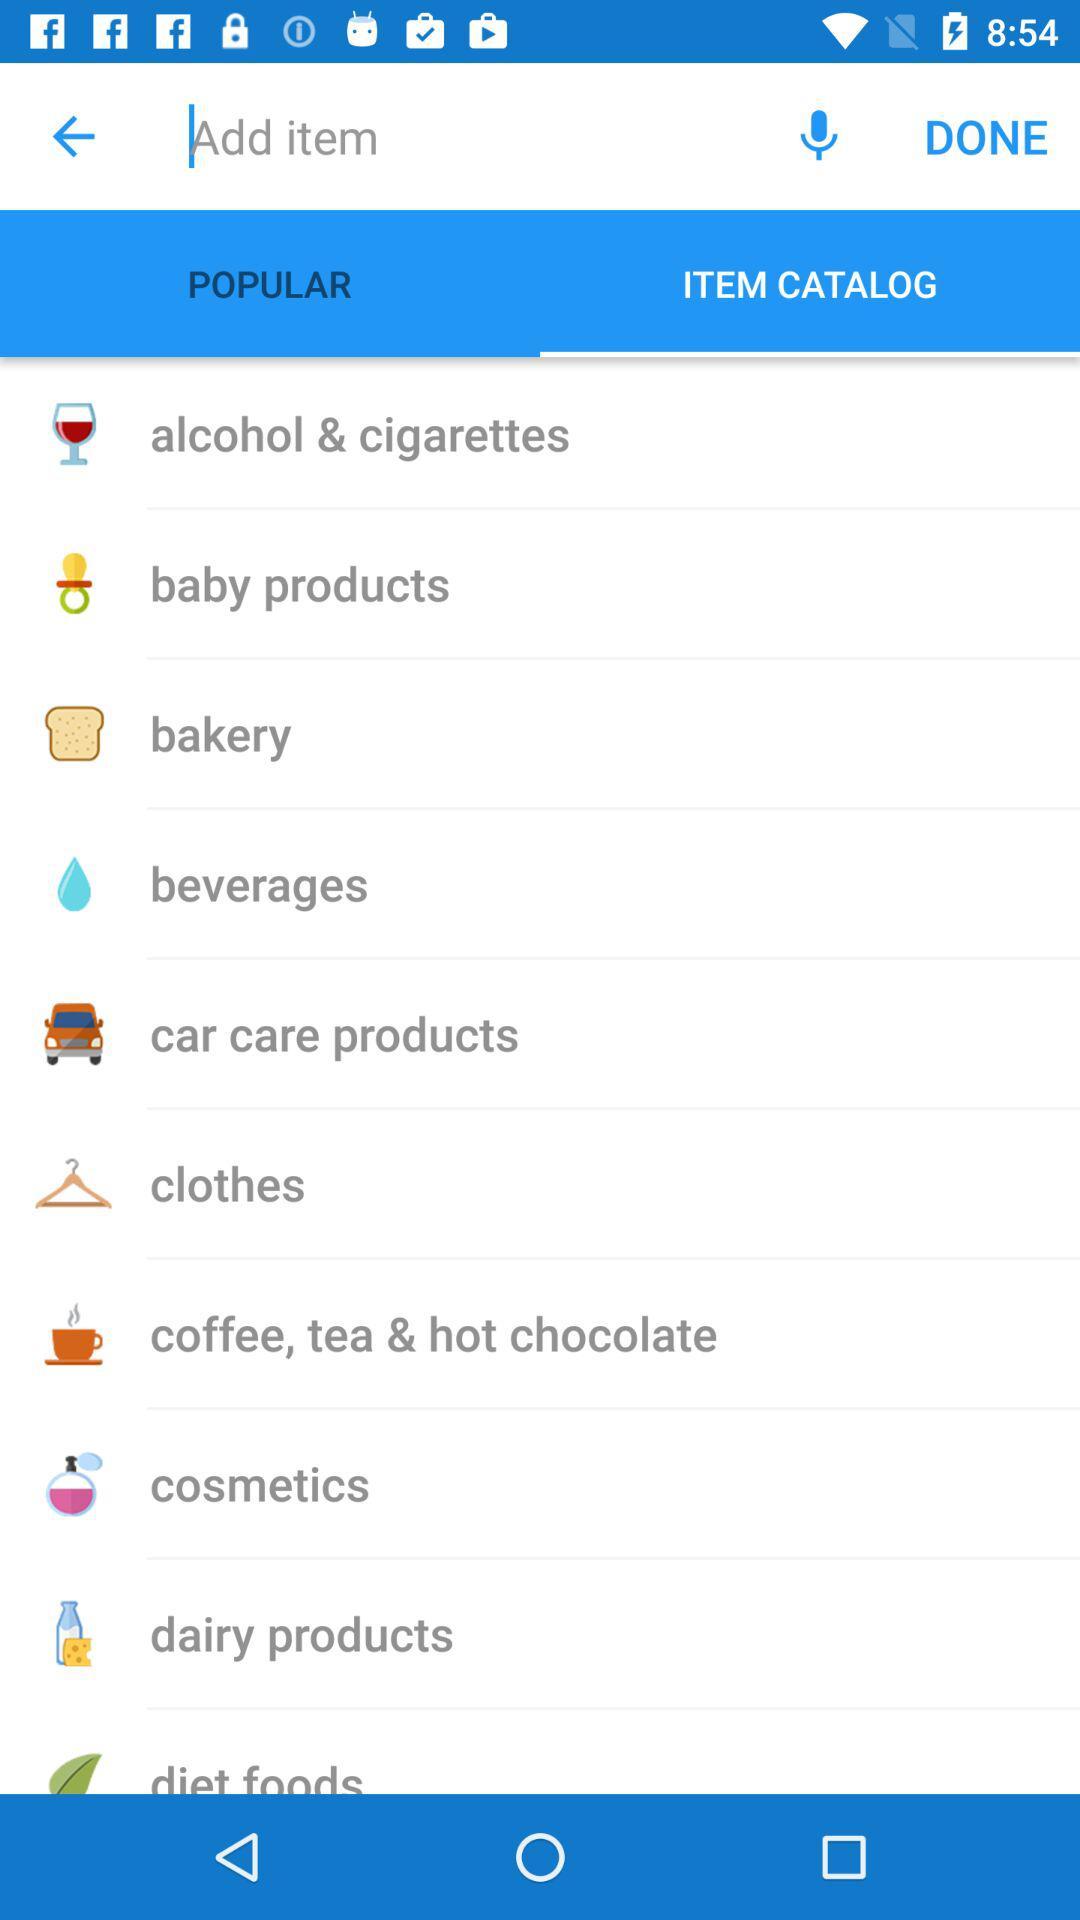 The height and width of the screenshot is (1920, 1080). What do you see at coordinates (72, 583) in the screenshot?
I see `second icon beside baby products` at bounding box center [72, 583].